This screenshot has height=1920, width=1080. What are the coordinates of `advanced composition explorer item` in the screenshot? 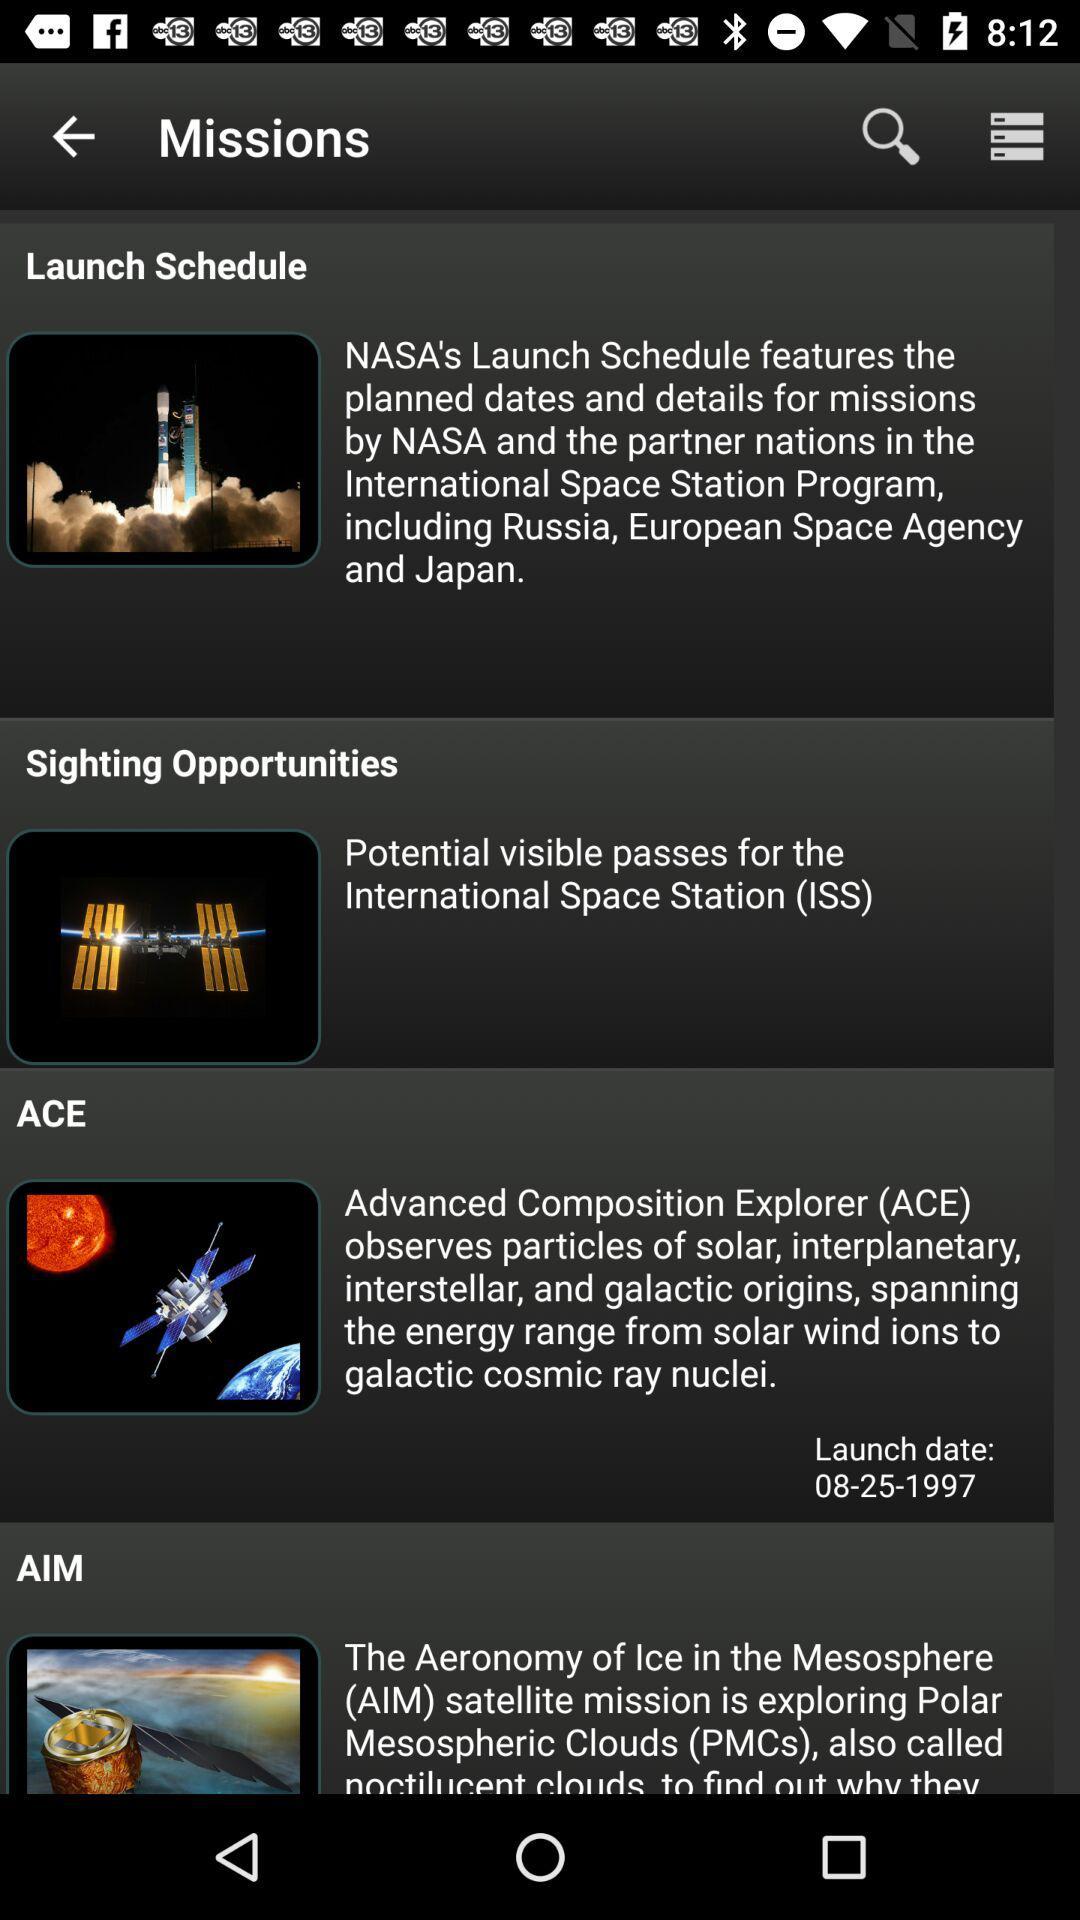 It's located at (696, 1286).